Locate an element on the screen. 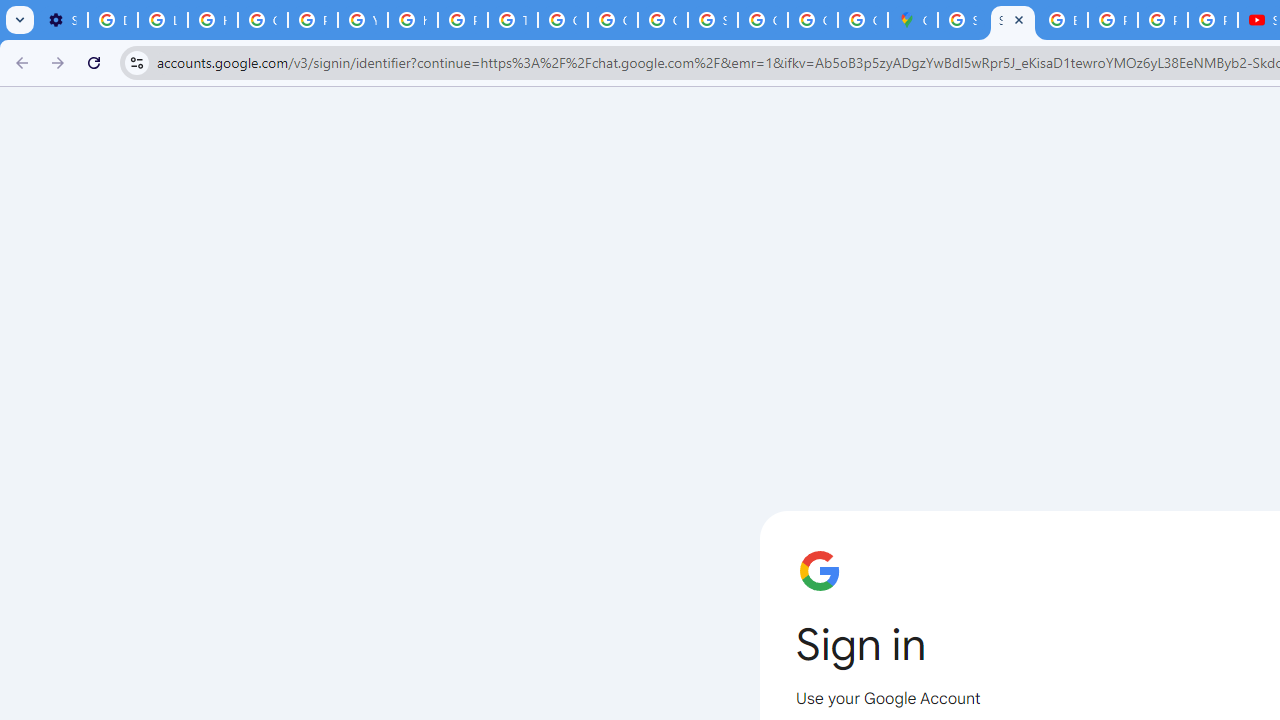  'Google Maps' is located at coordinates (912, 20).